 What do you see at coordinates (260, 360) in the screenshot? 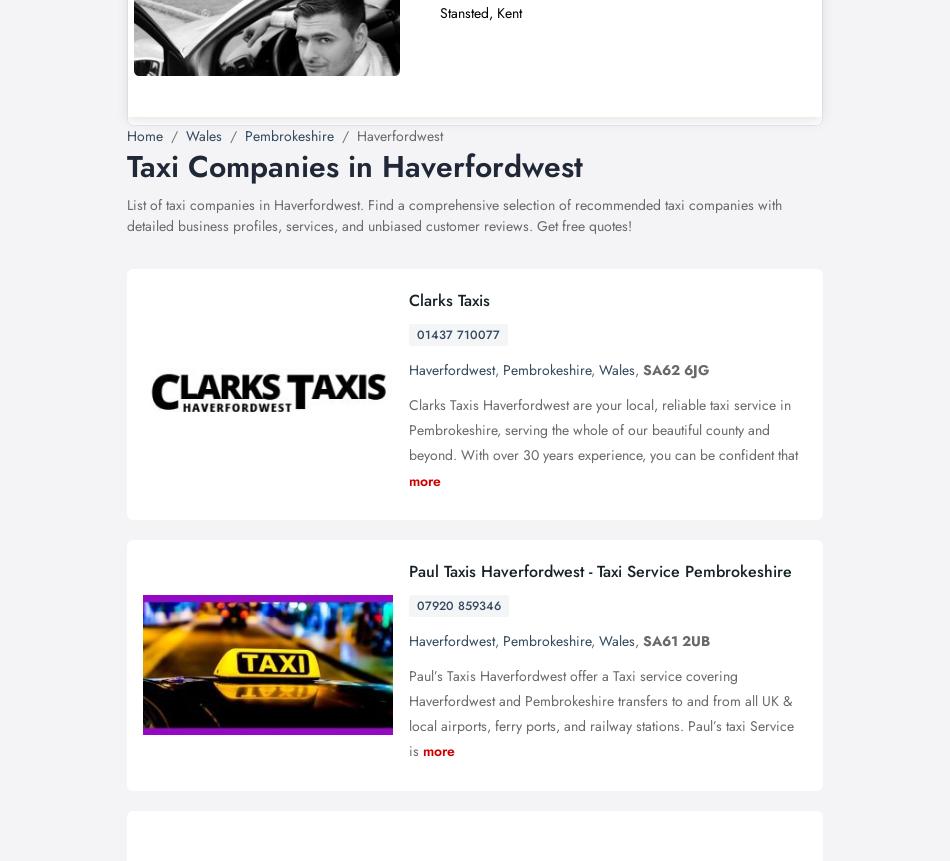
I see `'Click on the "Create" button.'` at bounding box center [260, 360].